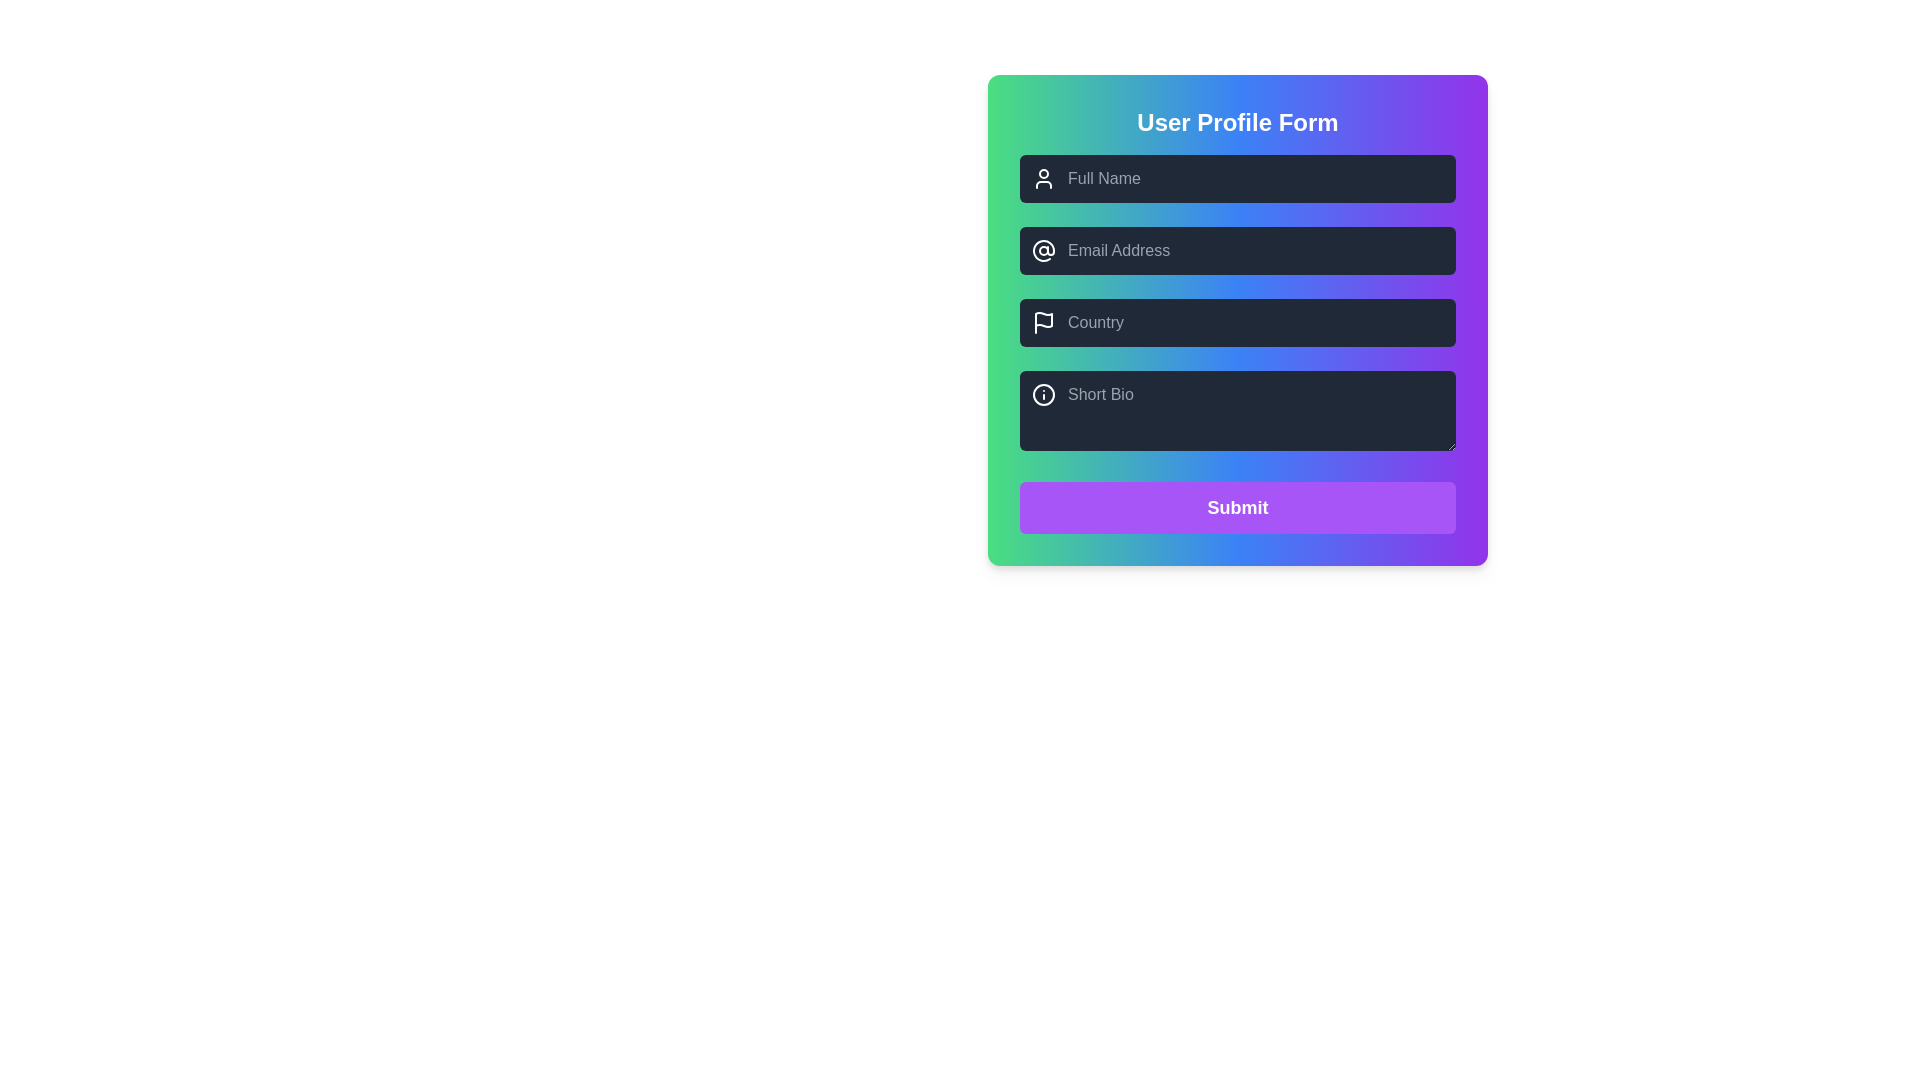 The image size is (1920, 1080). I want to click on the submission button located below the 'Short Bio' text field, so click(1237, 507).